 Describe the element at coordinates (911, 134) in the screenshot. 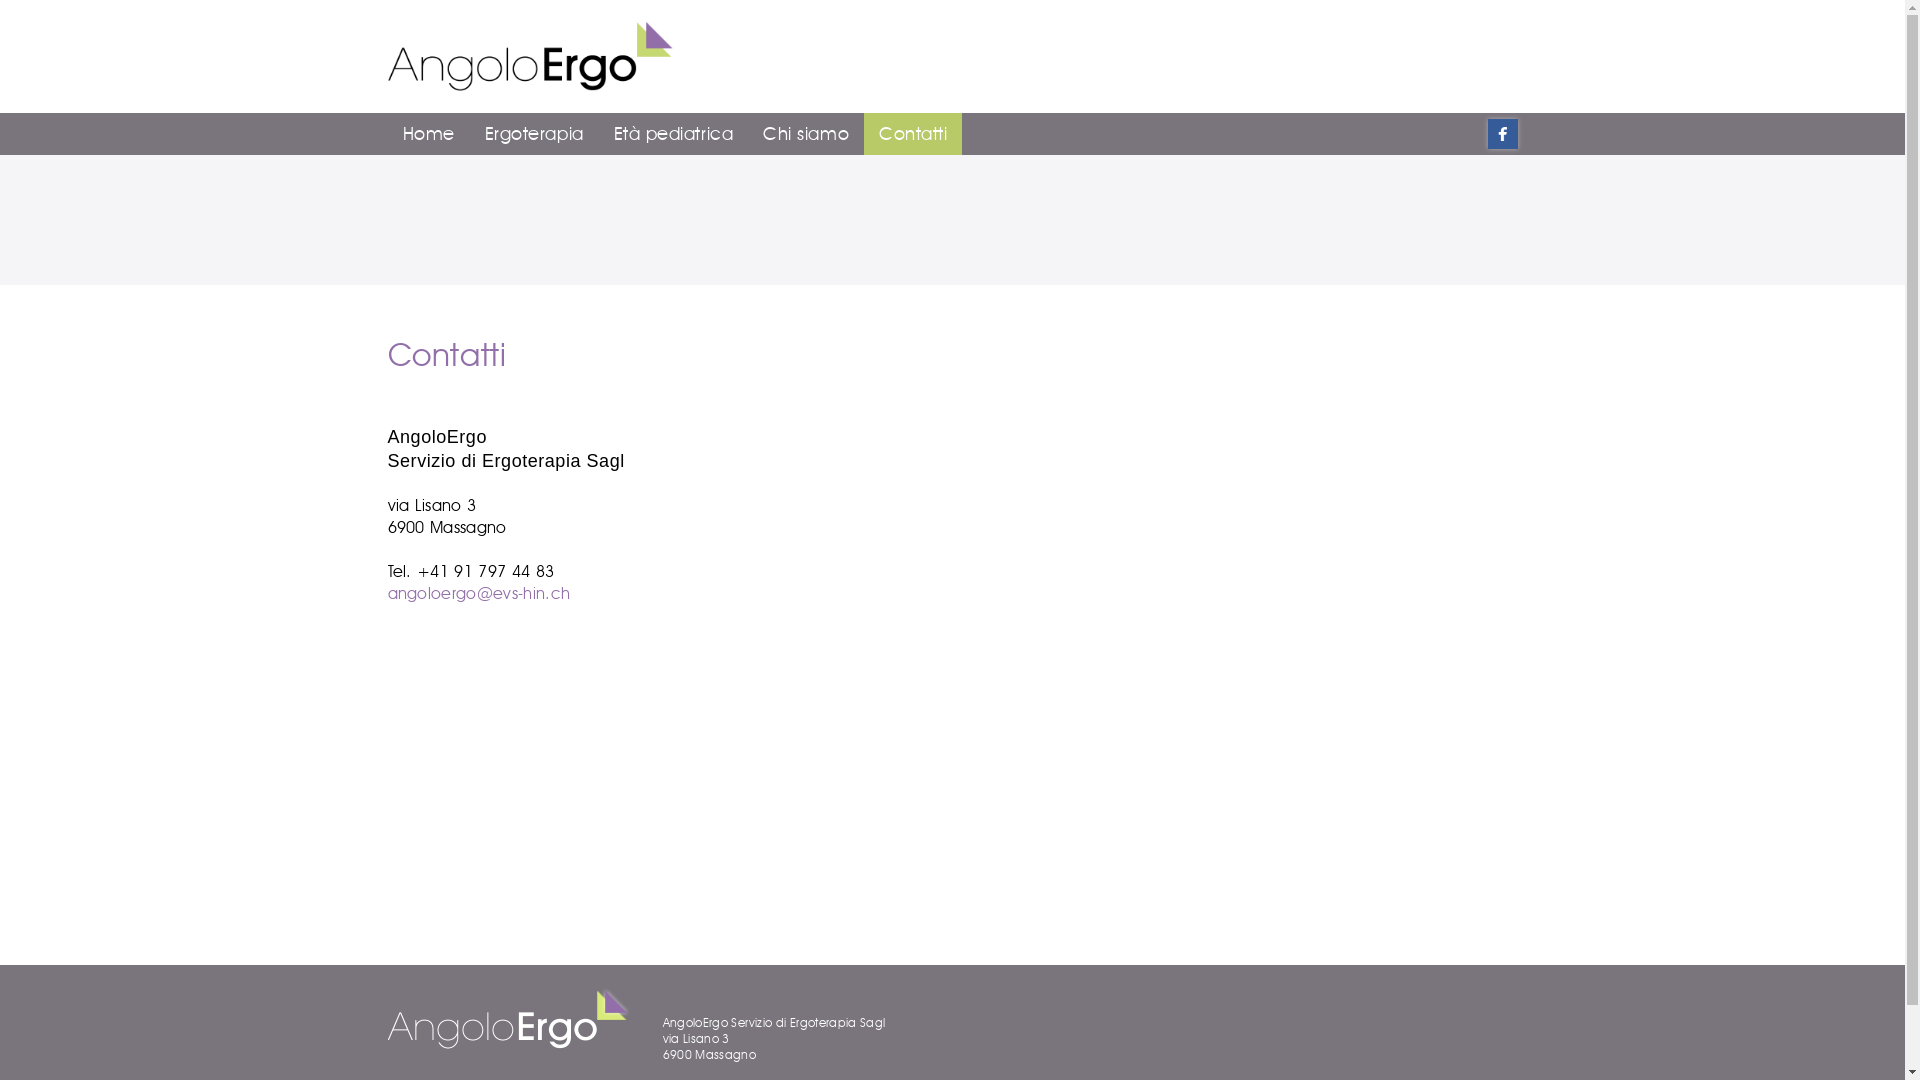

I see `'Contatti'` at that location.